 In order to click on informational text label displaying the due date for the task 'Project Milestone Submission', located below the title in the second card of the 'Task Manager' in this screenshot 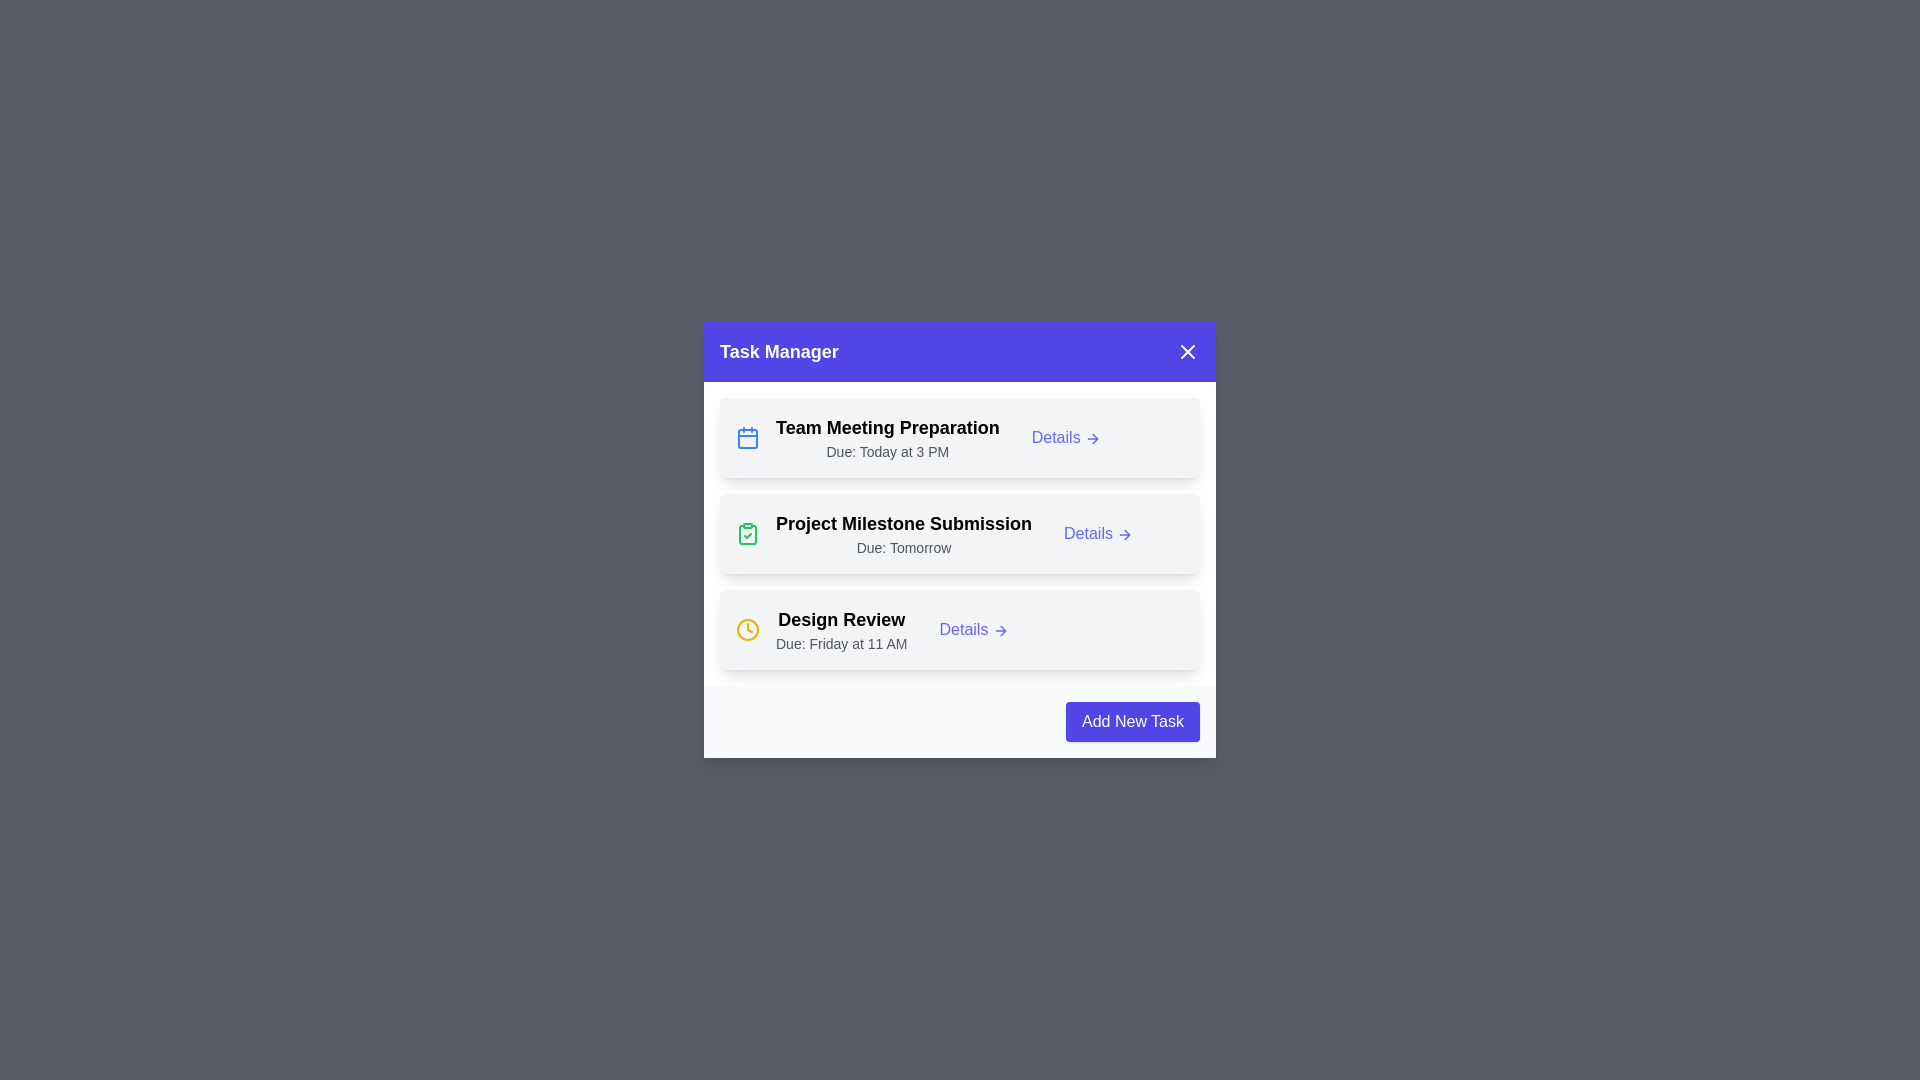, I will do `click(902, 547)`.